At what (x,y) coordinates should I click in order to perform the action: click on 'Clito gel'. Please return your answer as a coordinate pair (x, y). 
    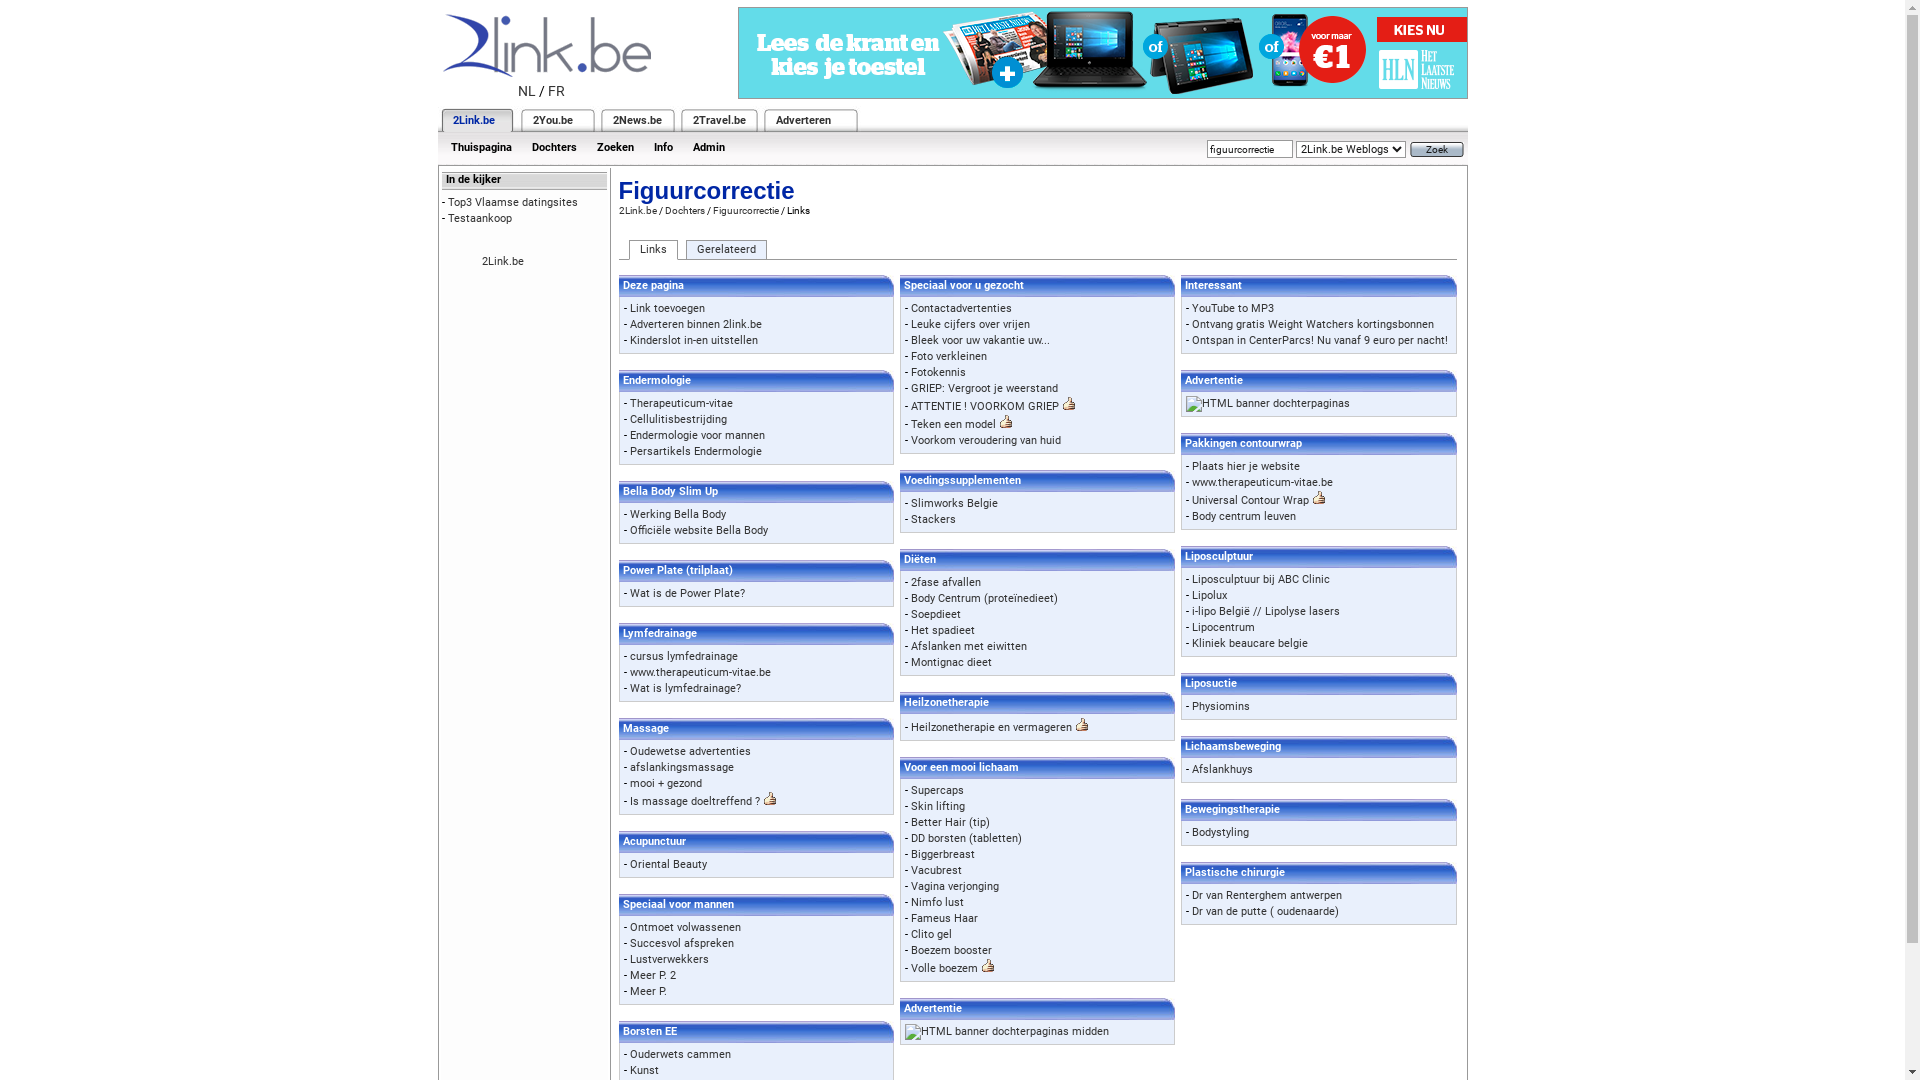
    Looking at the image, I should click on (930, 934).